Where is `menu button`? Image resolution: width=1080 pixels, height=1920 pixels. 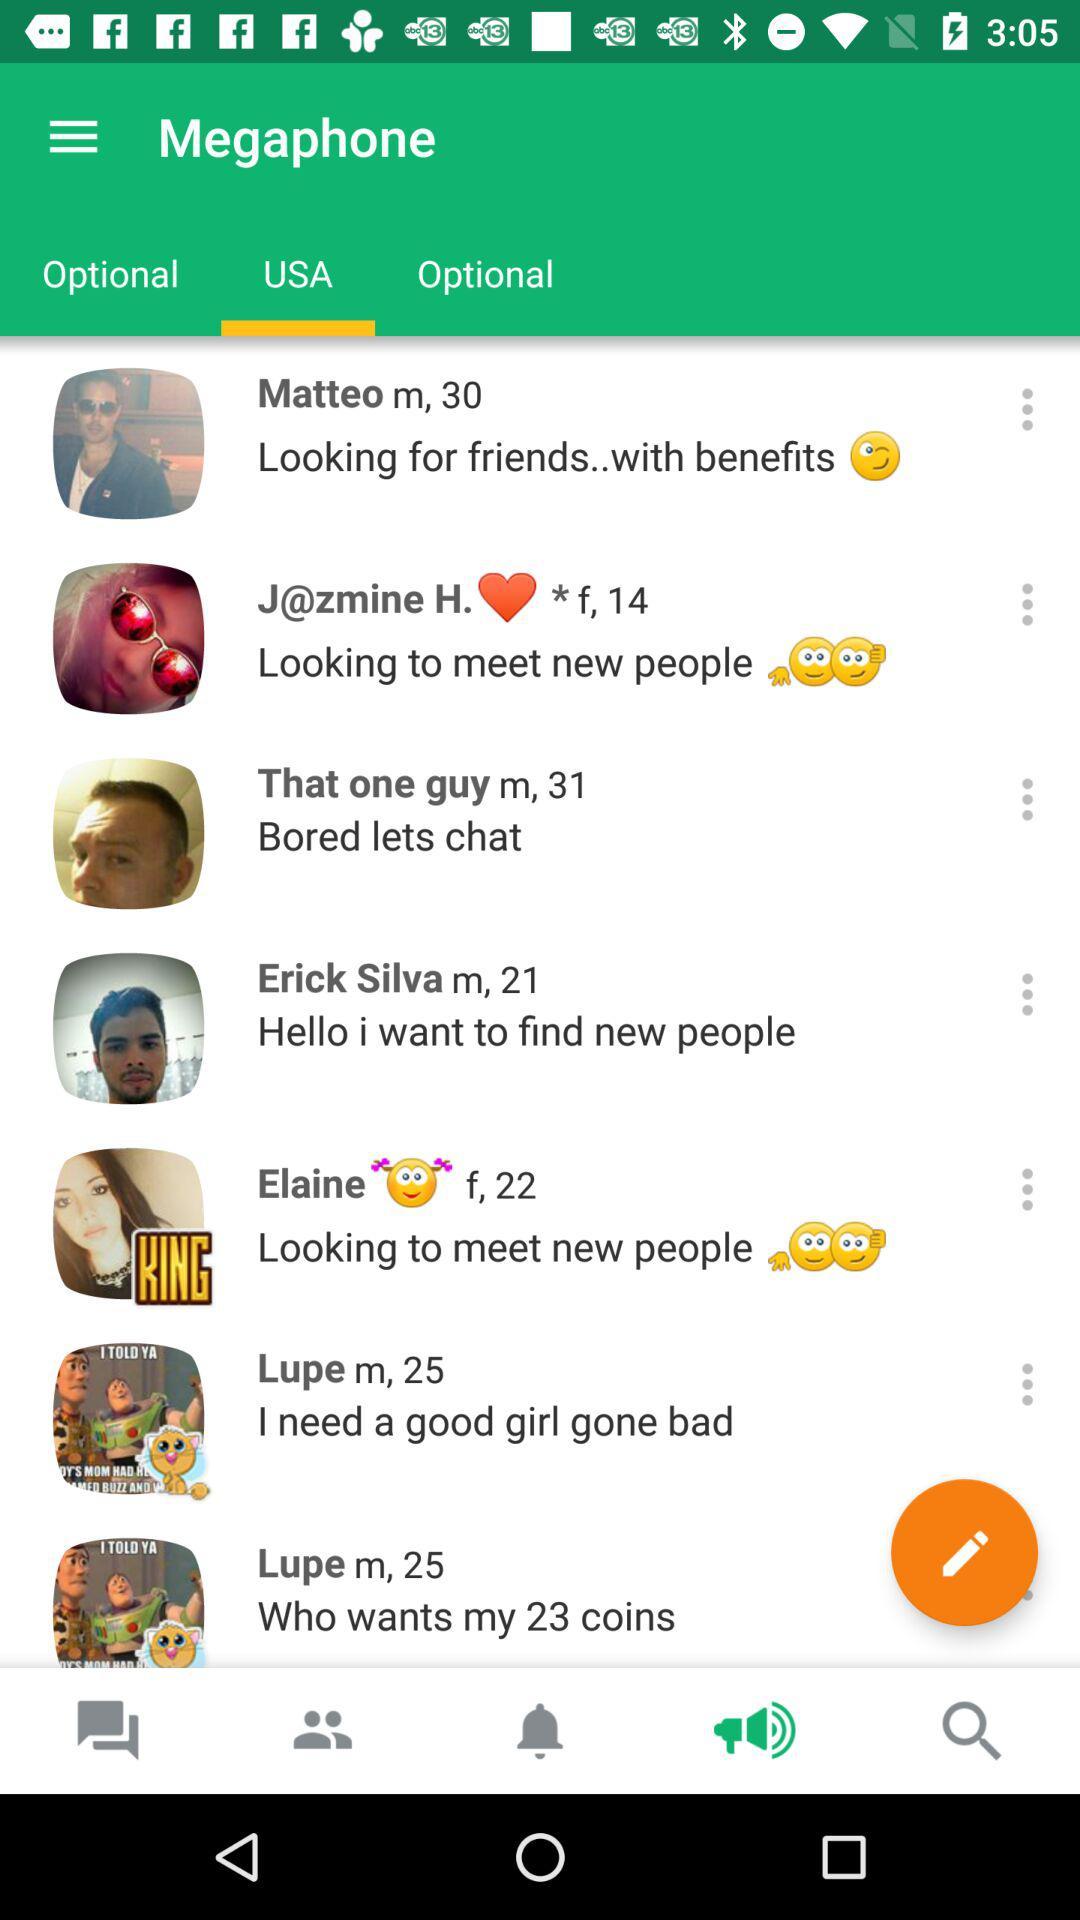
menu button is located at coordinates (1027, 1578).